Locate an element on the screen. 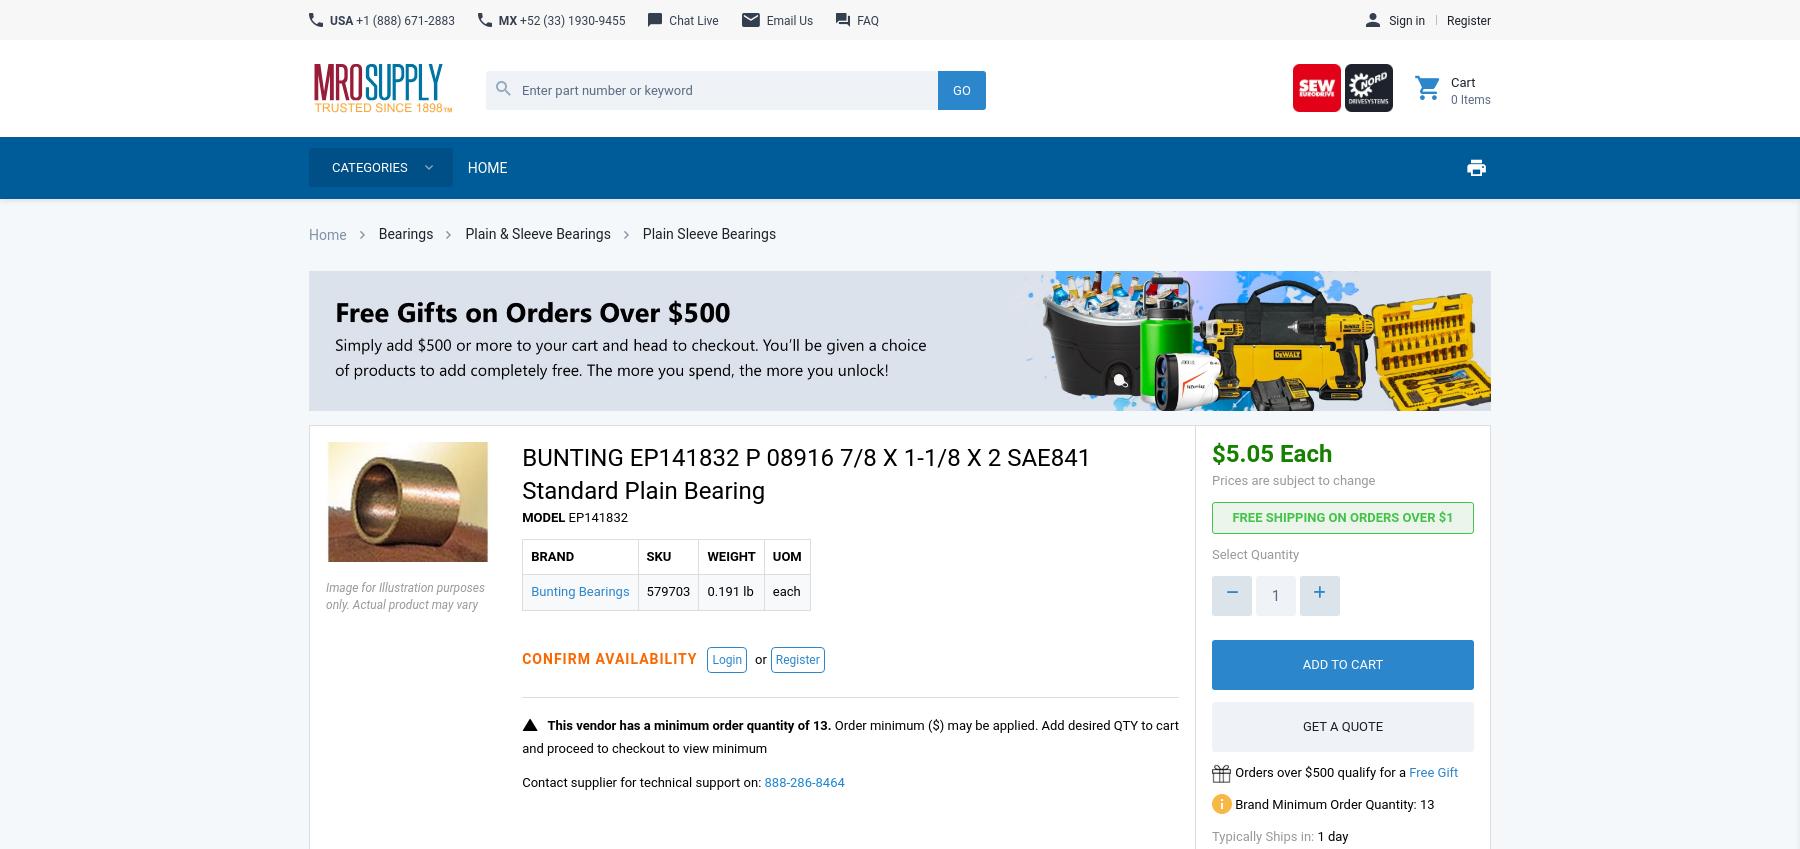 The width and height of the screenshot is (1800, 849). 'Plain Sleeve Bearings' is located at coordinates (708, 232).